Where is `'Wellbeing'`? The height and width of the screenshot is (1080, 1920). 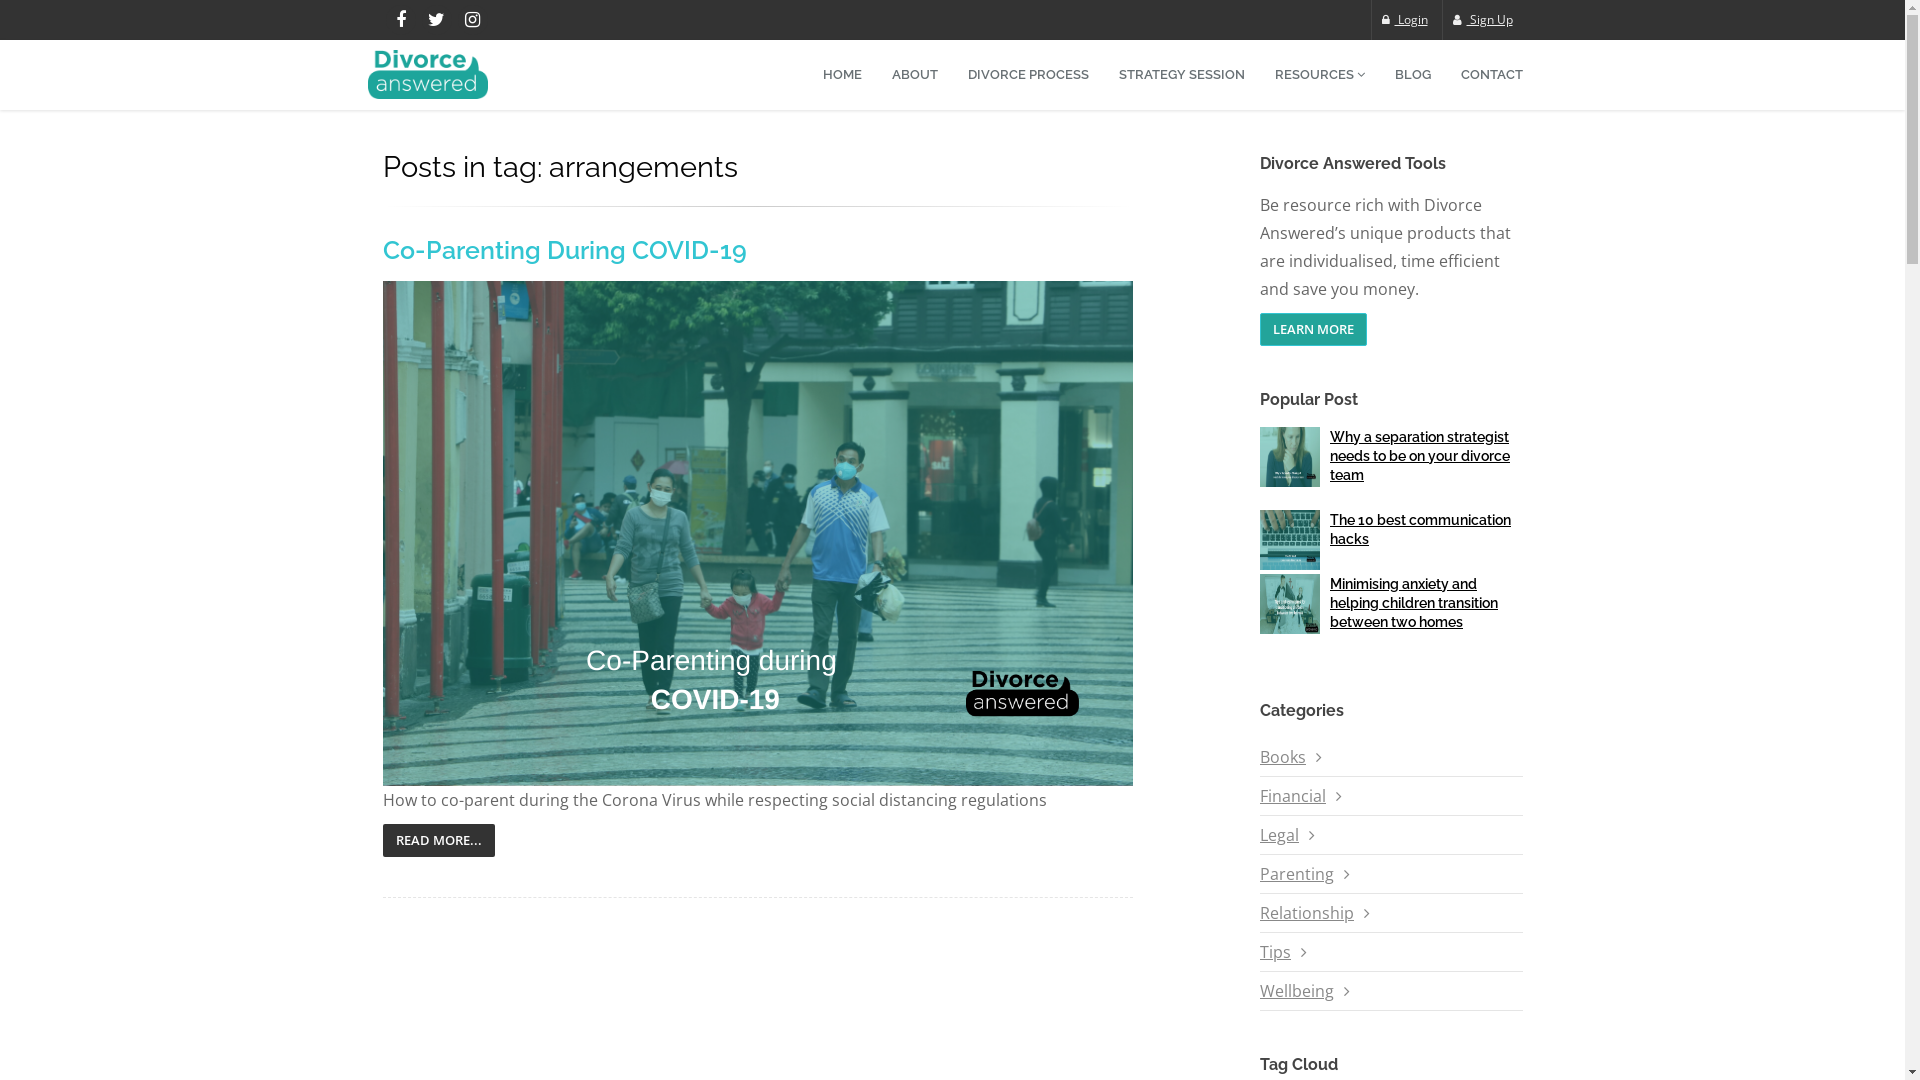 'Wellbeing' is located at coordinates (1296, 991).